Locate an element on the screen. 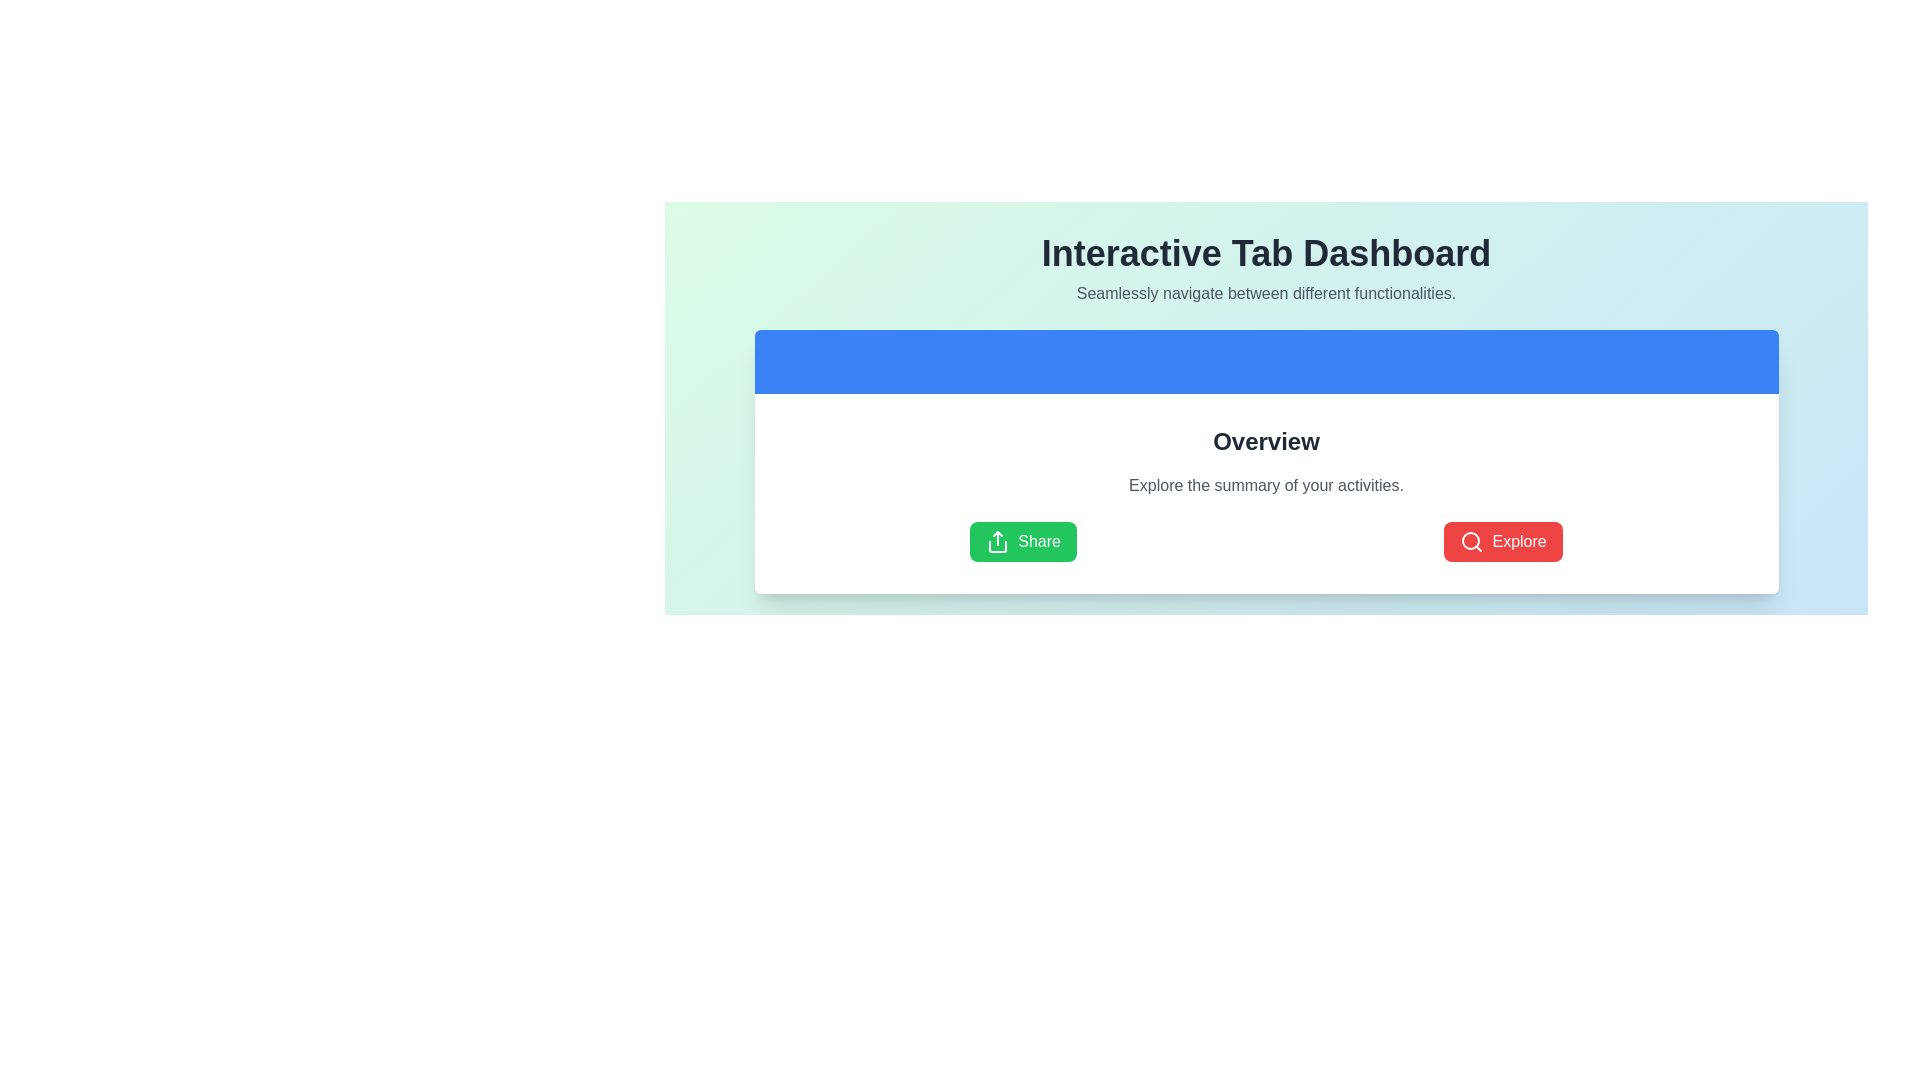 The image size is (1920, 1080). the 'Overview' icon located in the left section of the blue header, which serves as a visual marker for the associated 'Overview' tab, to gather information is located at coordinates (845, 362).